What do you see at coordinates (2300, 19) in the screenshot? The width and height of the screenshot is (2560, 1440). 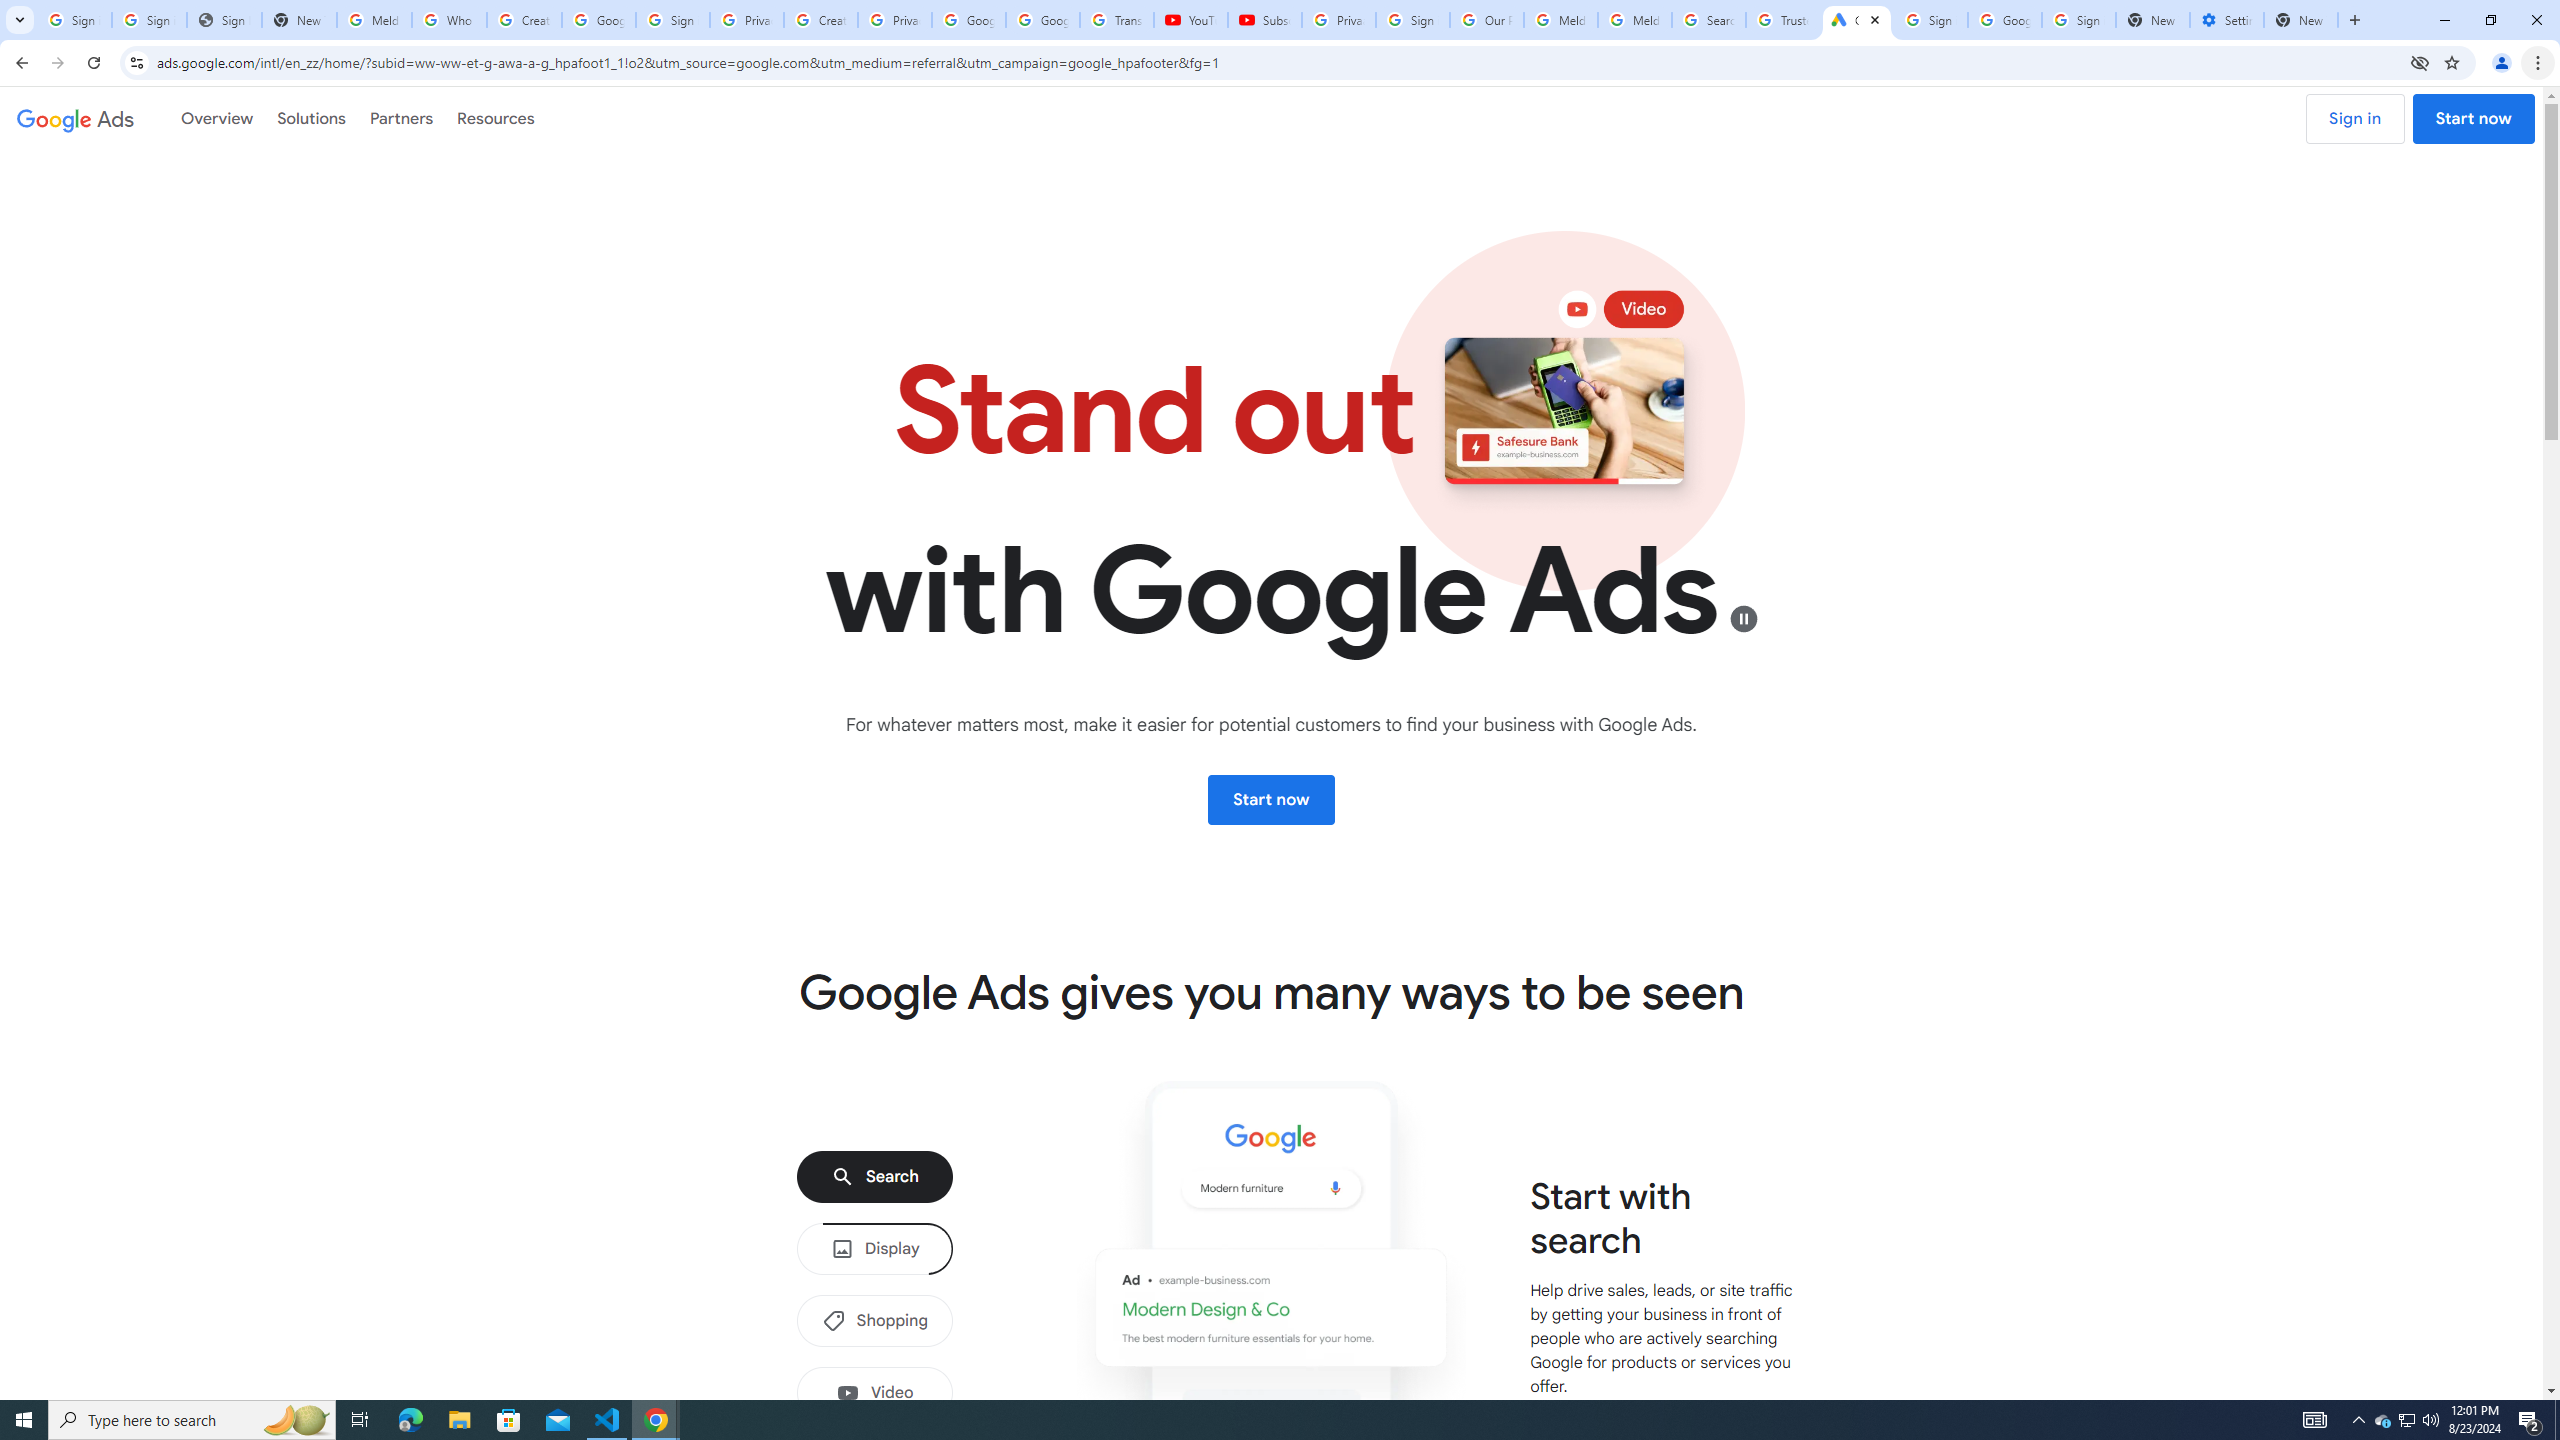 I see `'New Tab'` at bounding box center [2300, 19].